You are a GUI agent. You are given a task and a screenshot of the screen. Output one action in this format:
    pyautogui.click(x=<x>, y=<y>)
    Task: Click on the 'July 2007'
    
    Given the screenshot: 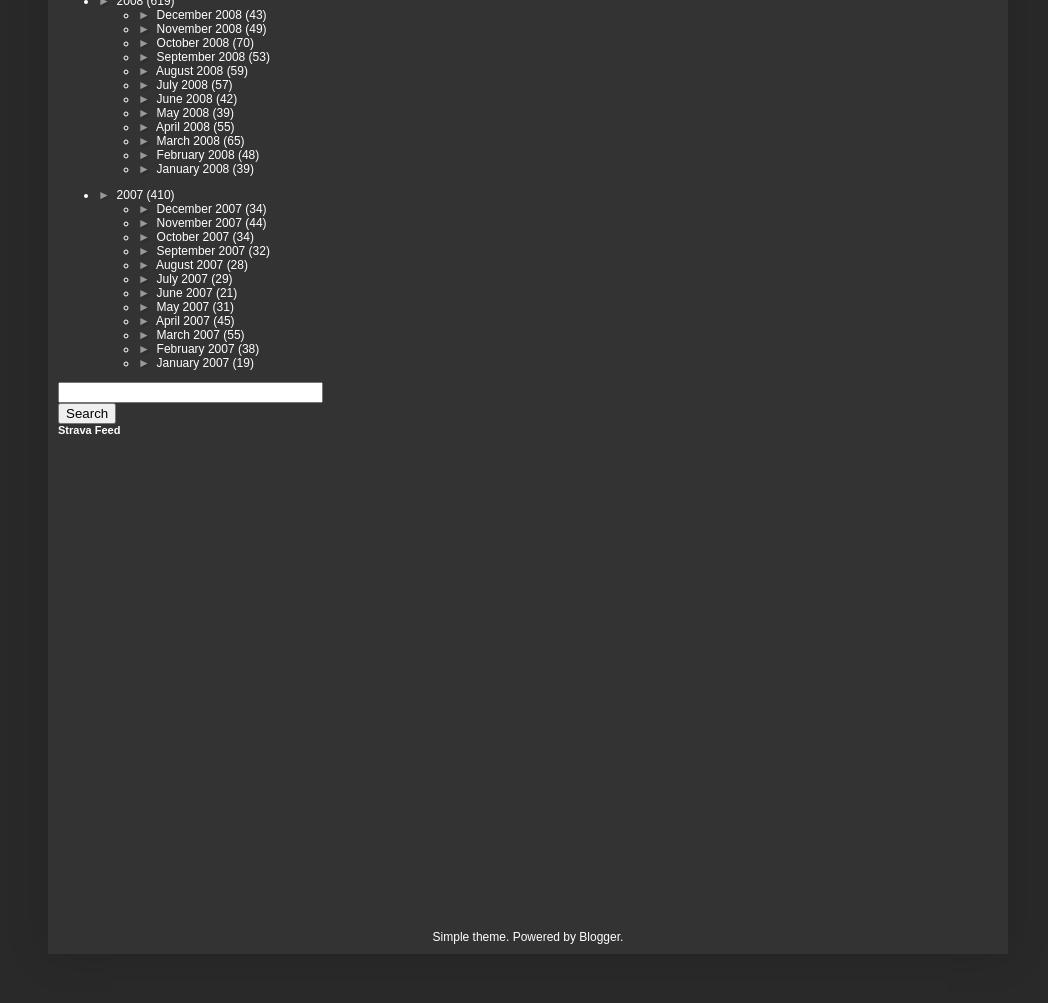 What is the action you would take?
    pyautogui.click(x=182, y=278)
    